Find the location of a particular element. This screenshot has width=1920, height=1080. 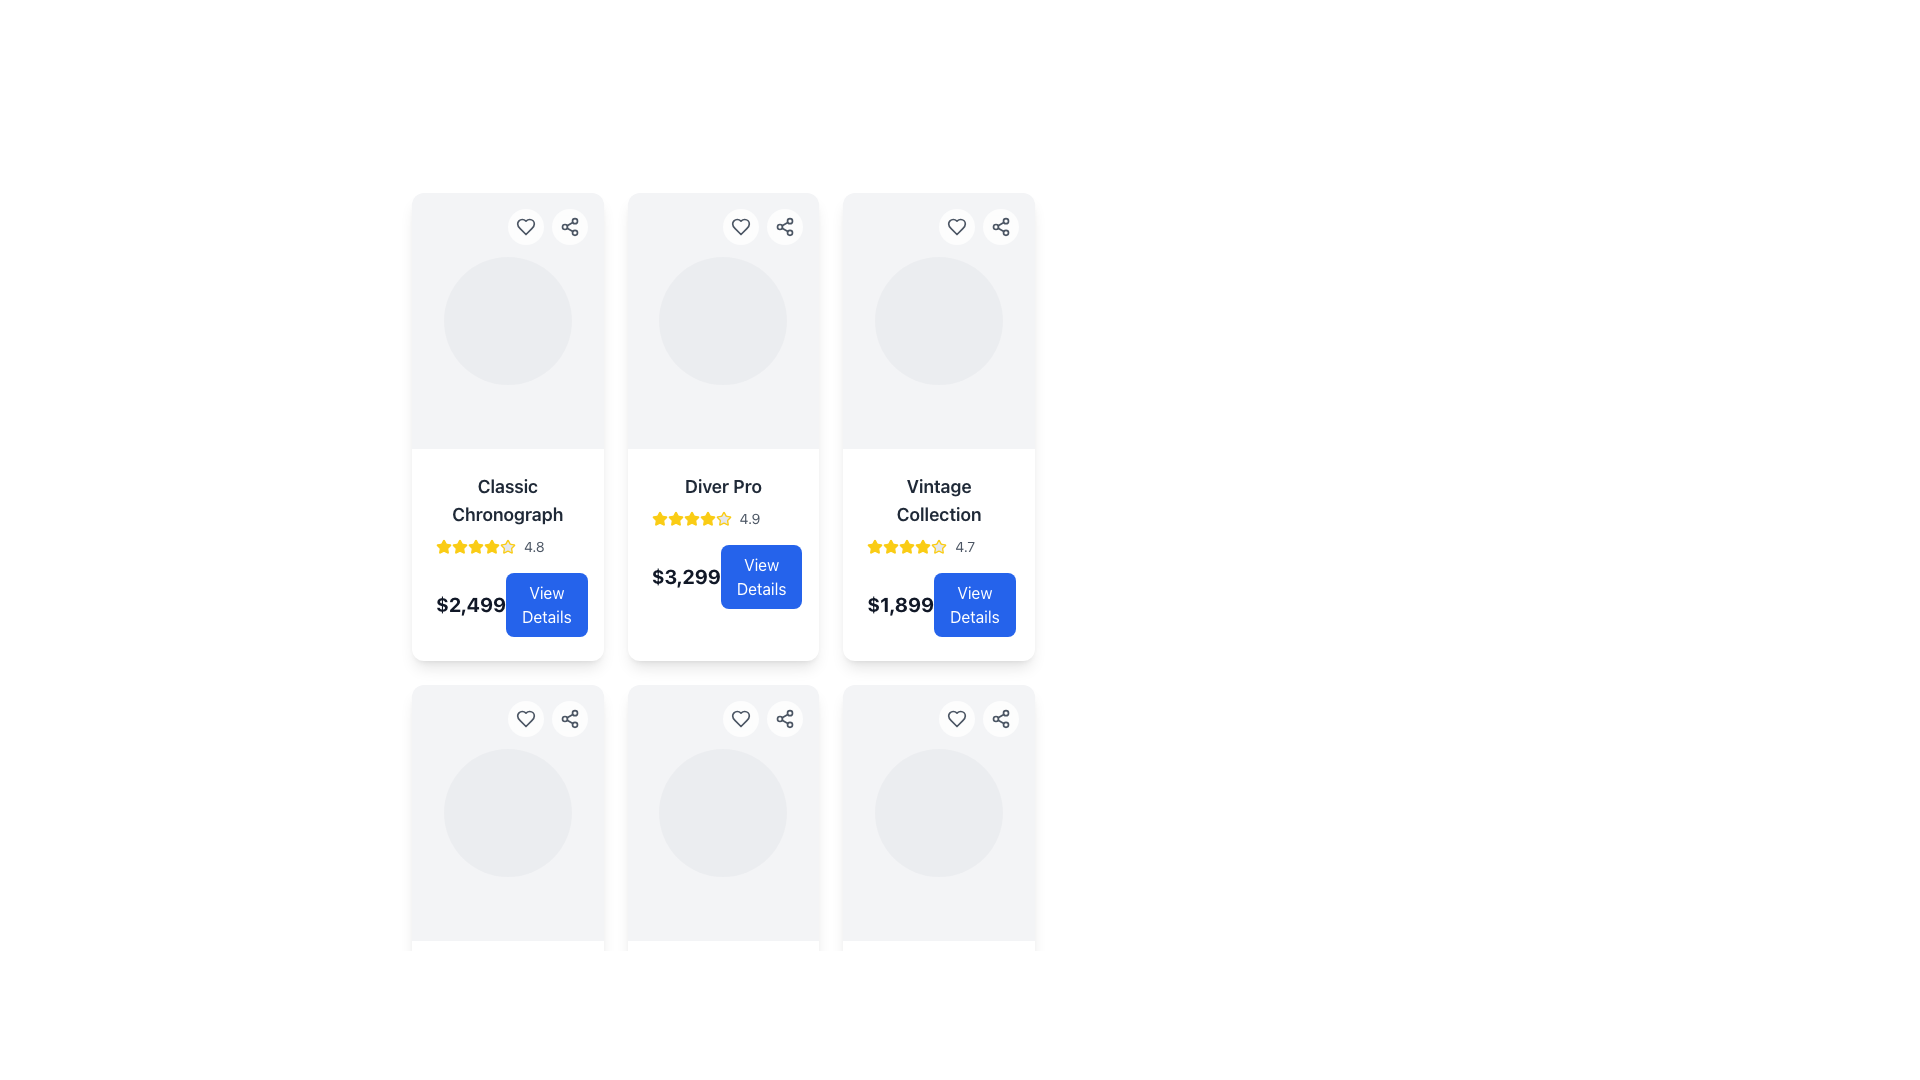

the share icon located at the top-right corner of the second card to initiate a sharing dialog is located at coordinates (784, 717).